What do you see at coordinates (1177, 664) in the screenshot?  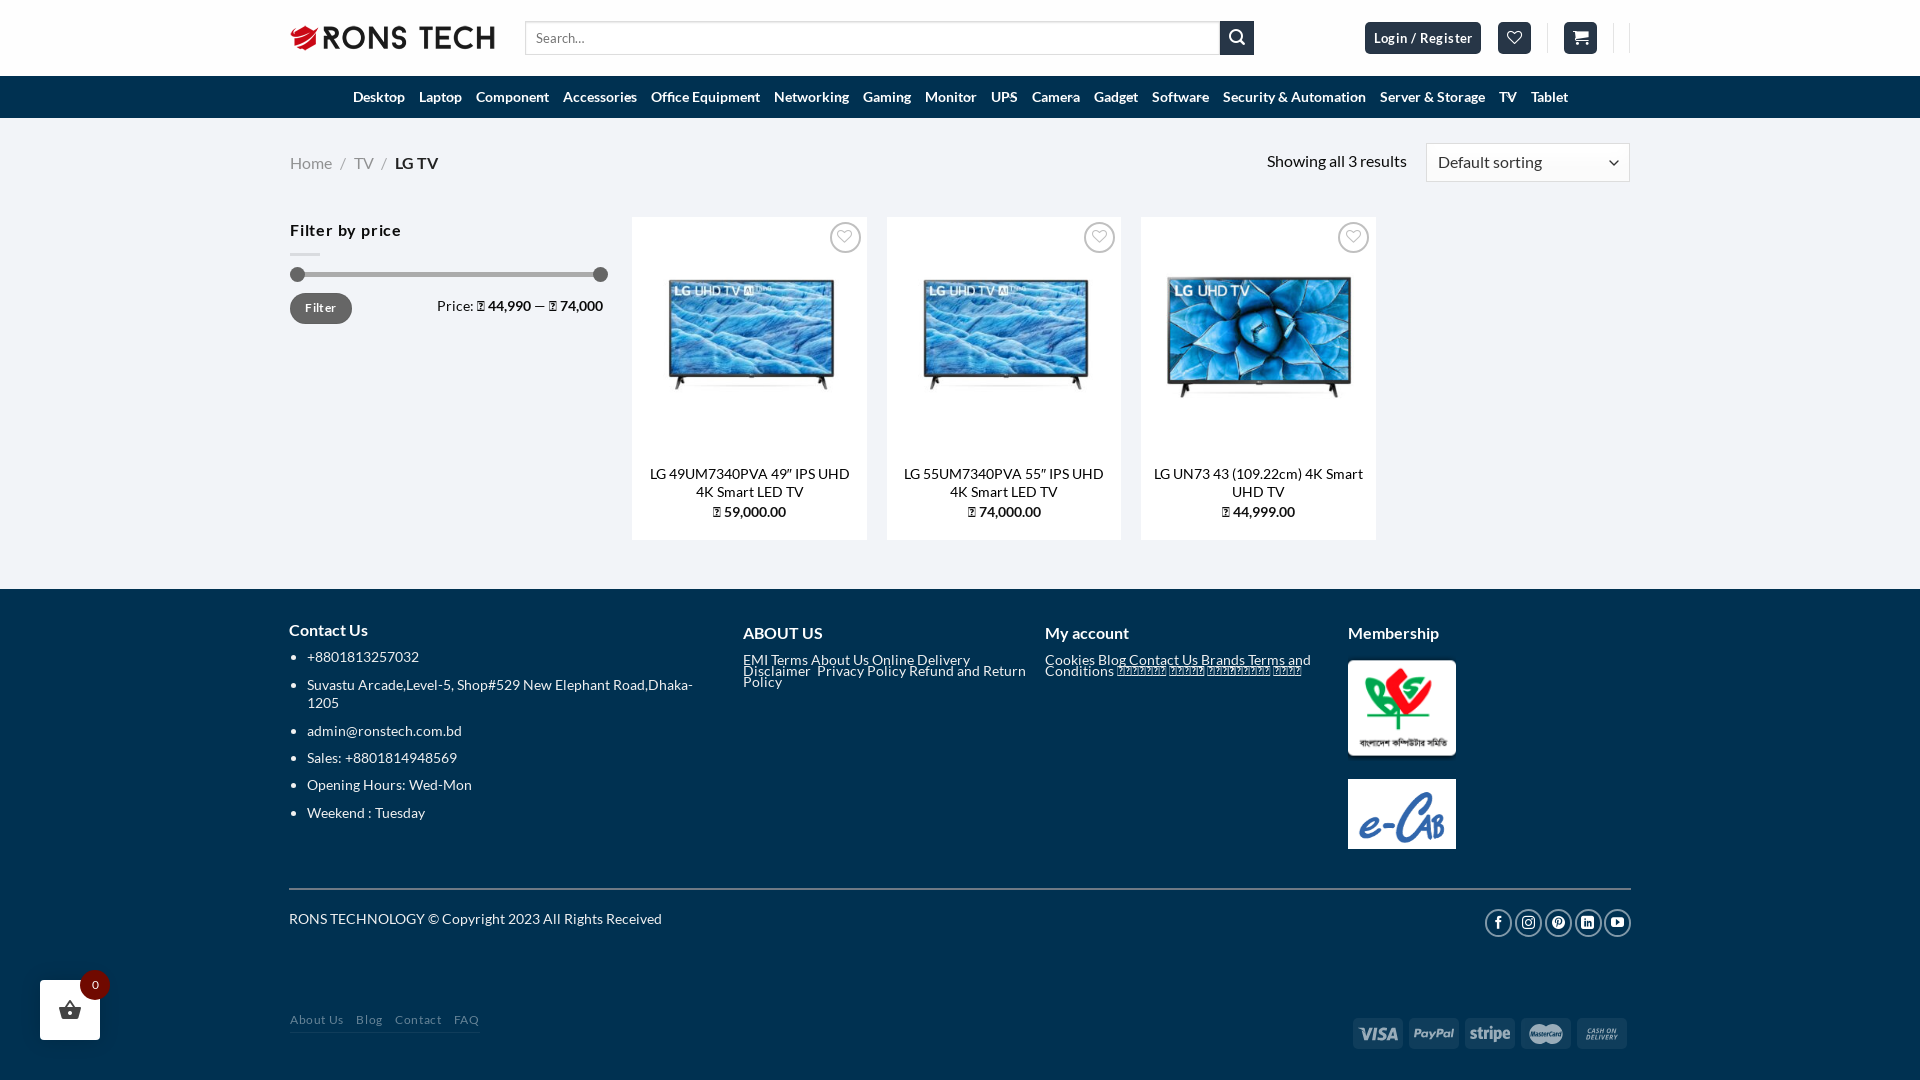 I see `'Terms and Conditions'` at bounding box center [1177, 664].